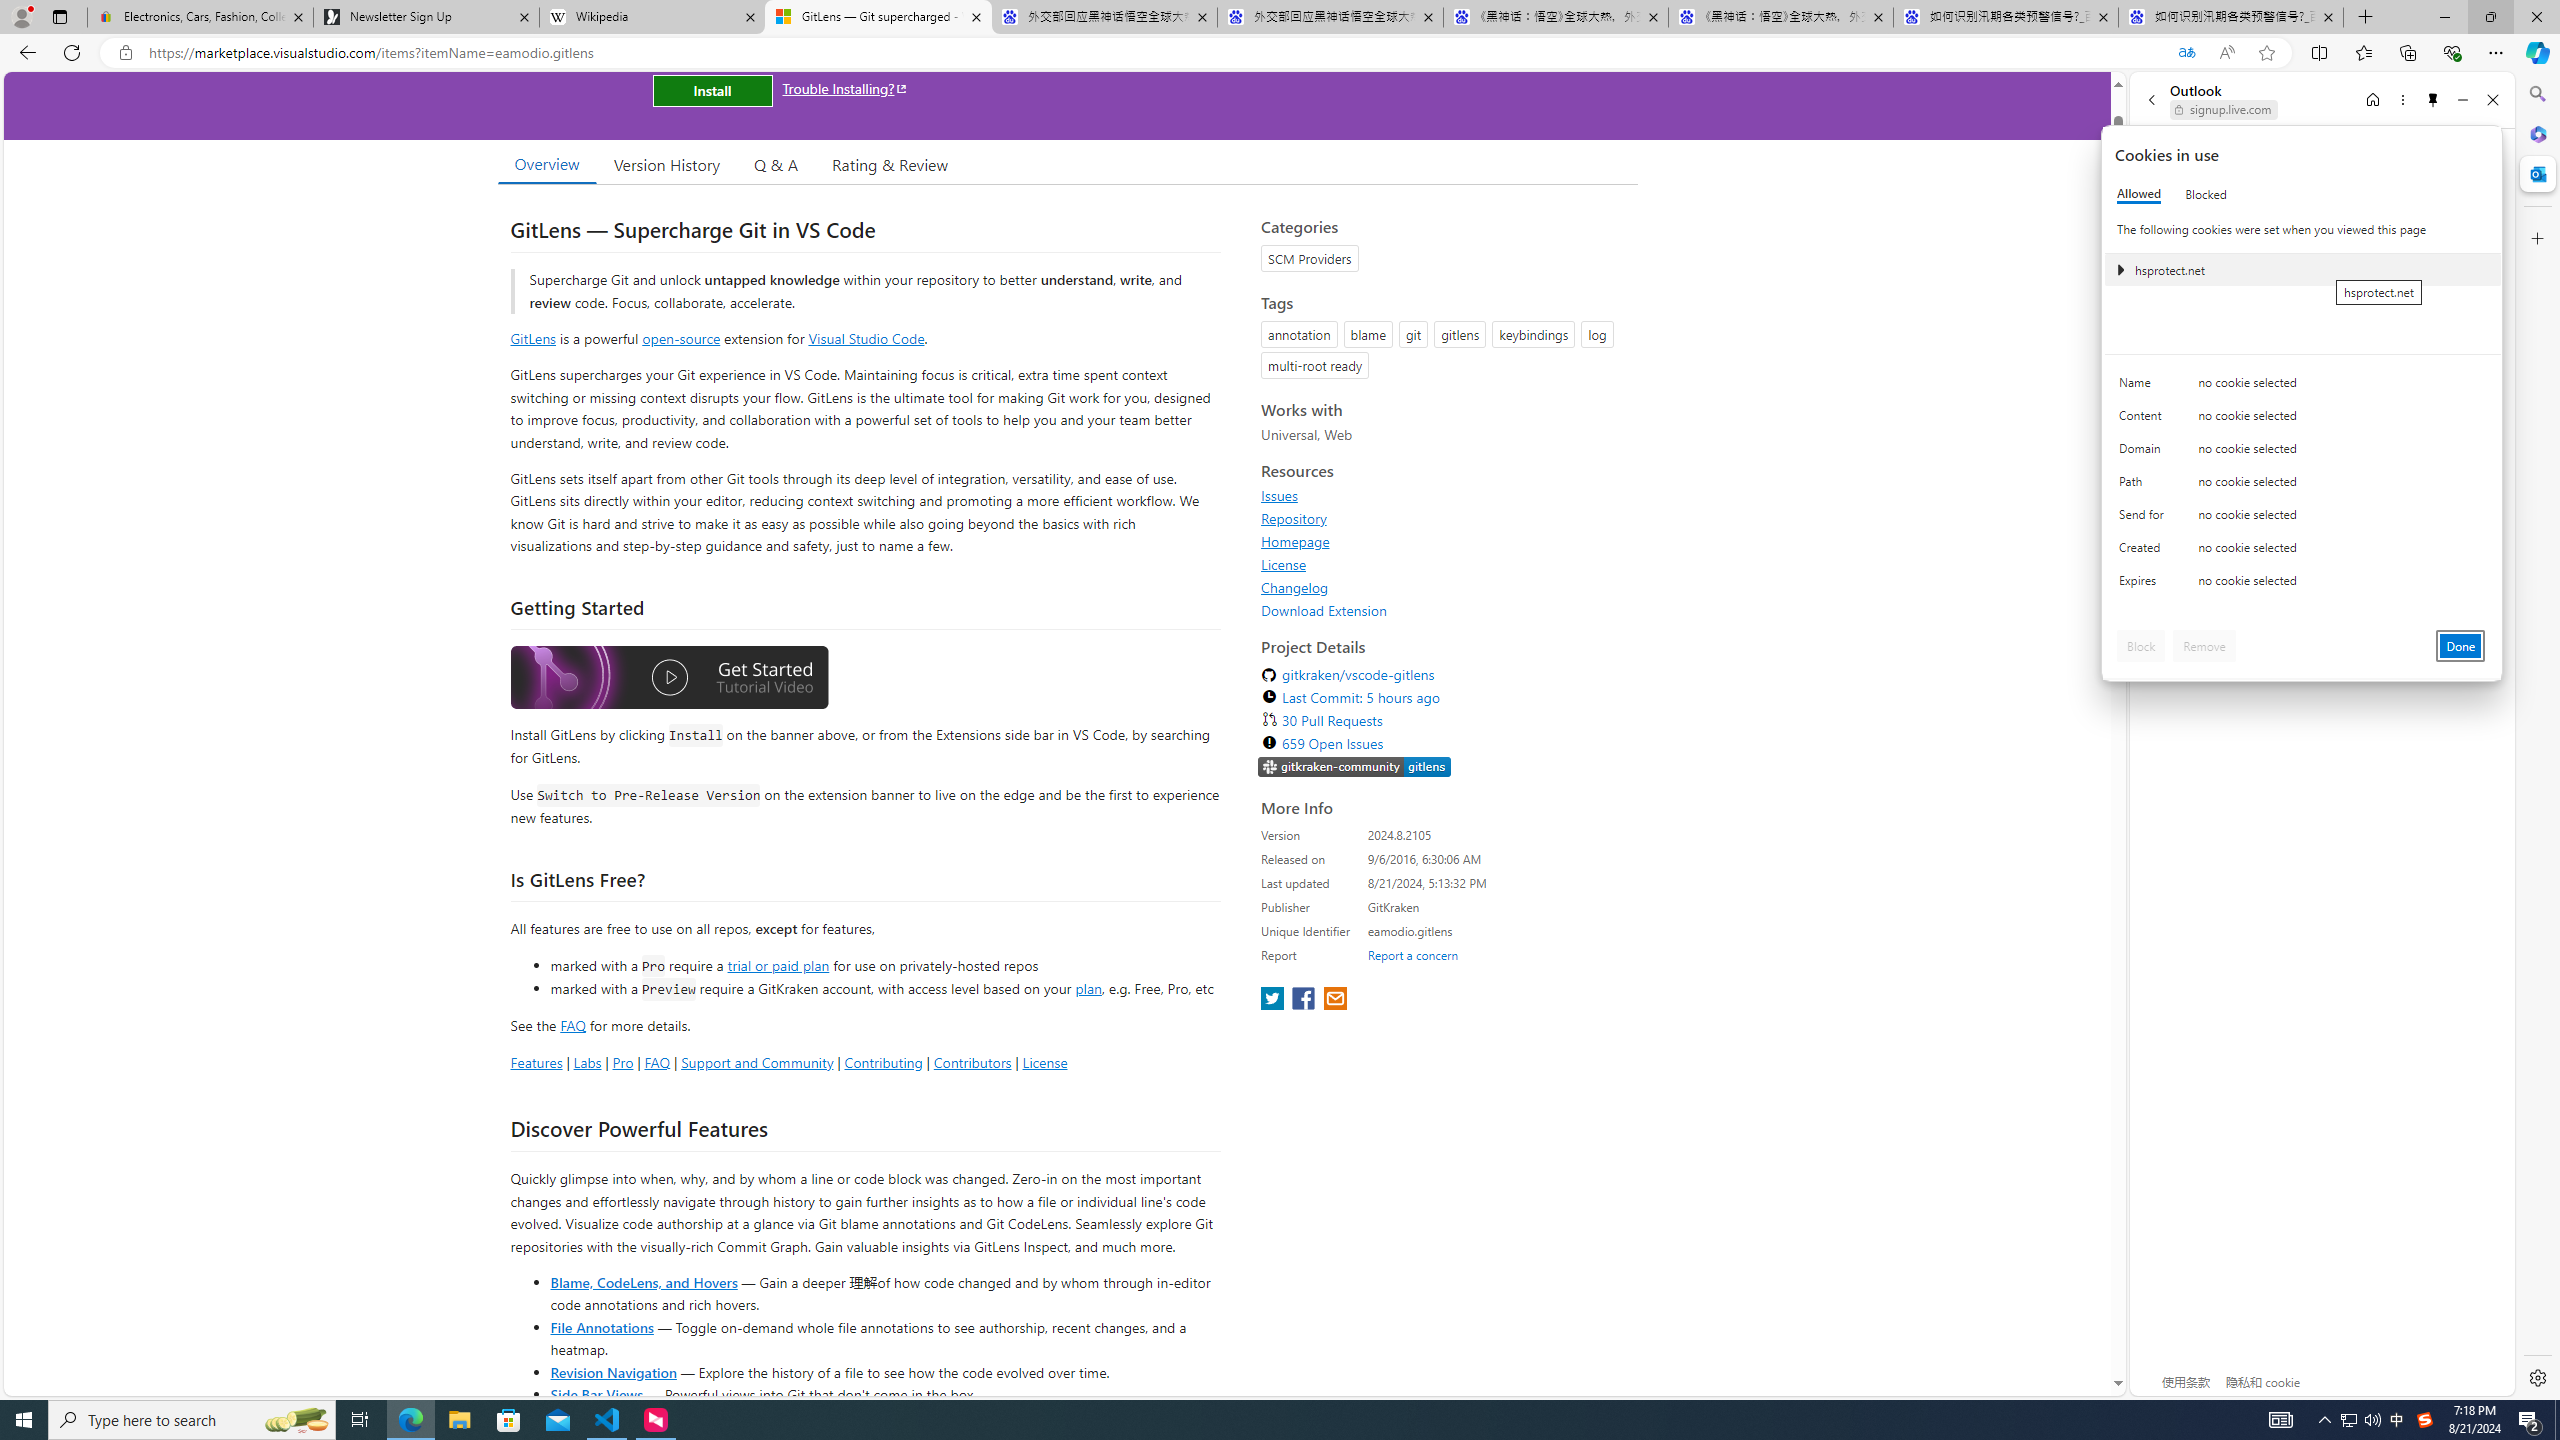  Describe the element at coordinates (2144, 452) in the screenshot. I see `'Domain'` at that location.